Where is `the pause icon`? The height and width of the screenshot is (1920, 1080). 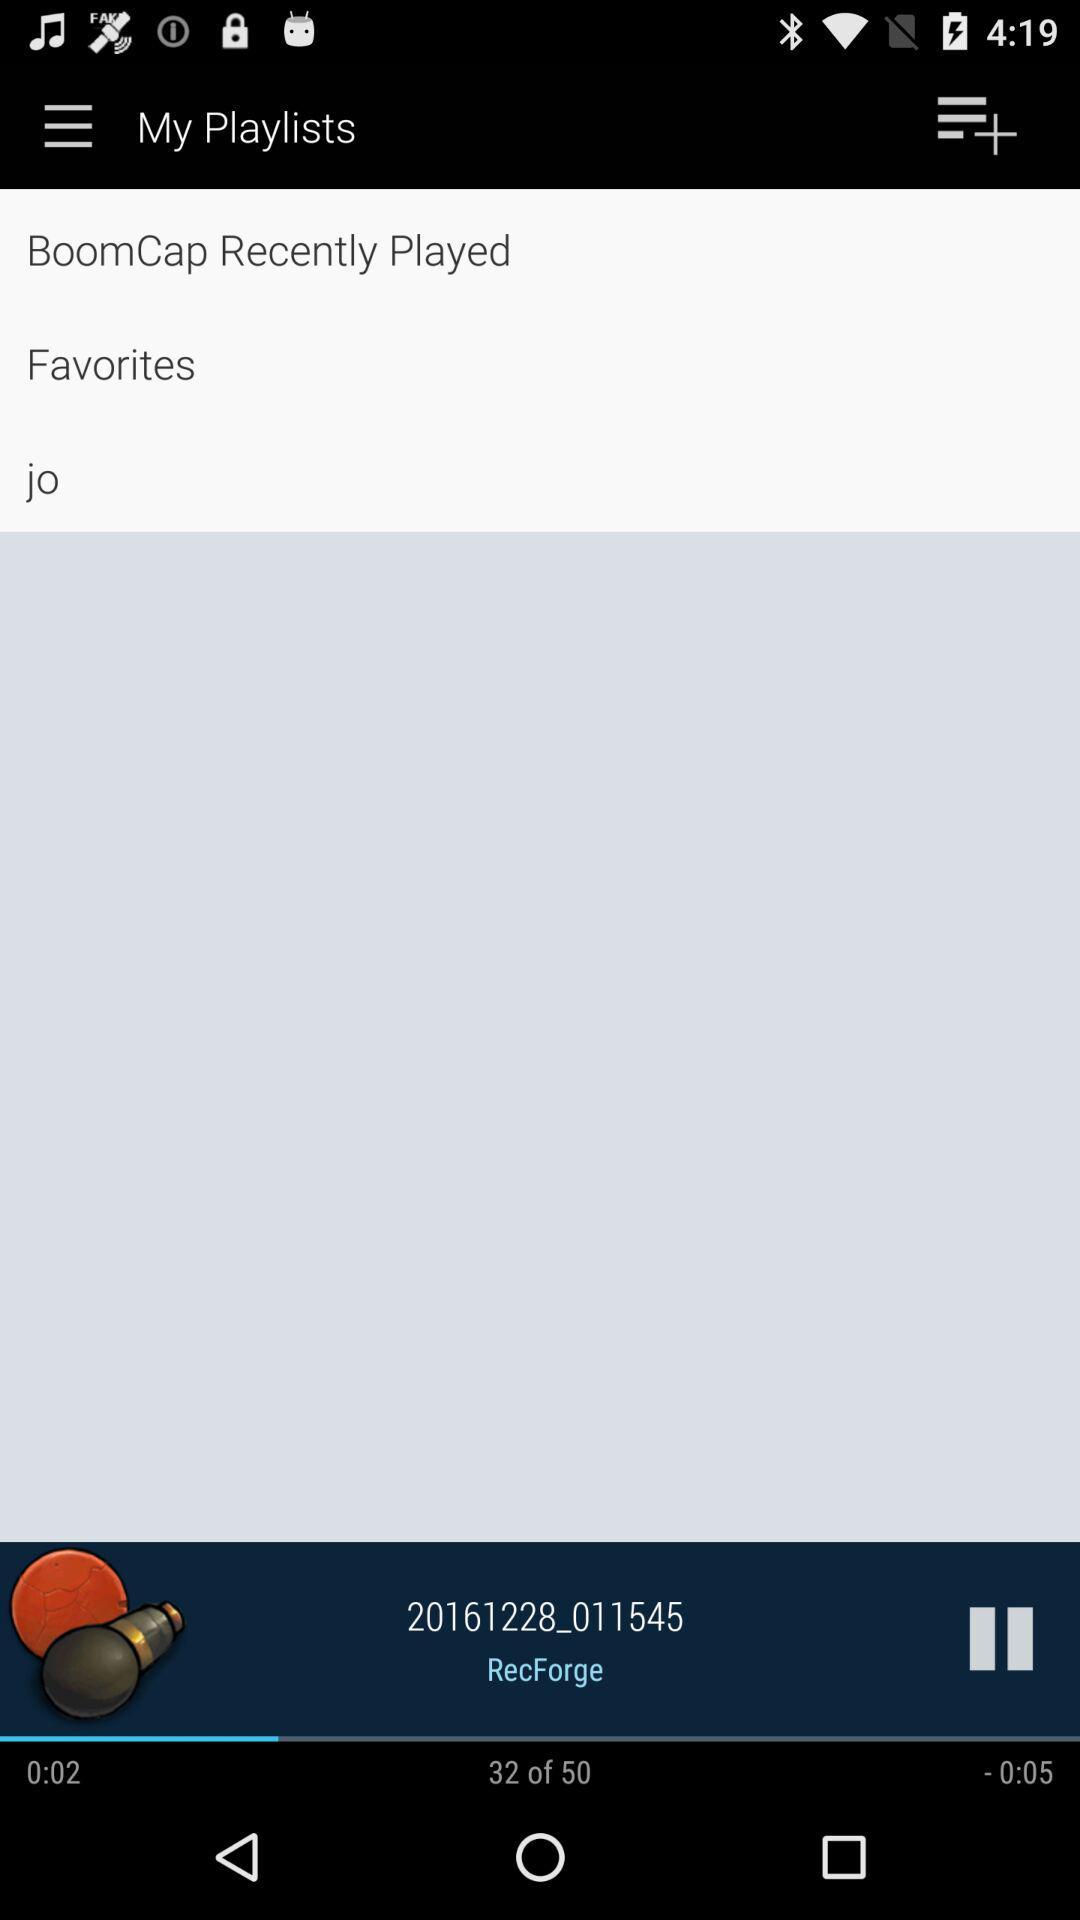
the pause icon is located at coordinates (1001, 1752).